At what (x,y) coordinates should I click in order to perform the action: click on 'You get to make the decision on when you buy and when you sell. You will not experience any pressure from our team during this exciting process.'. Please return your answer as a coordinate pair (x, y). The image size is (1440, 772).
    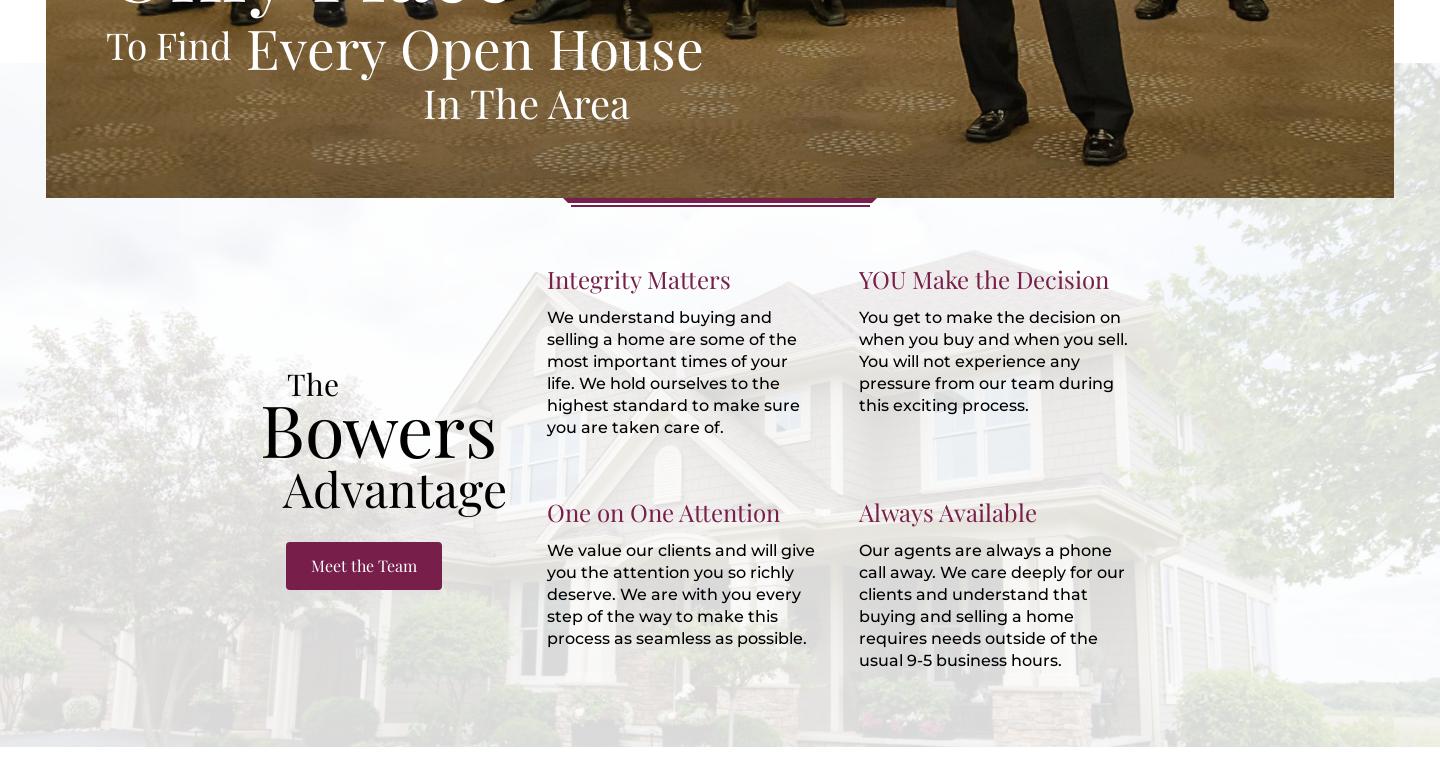
    Looking at the image, I should click on (991, 360).